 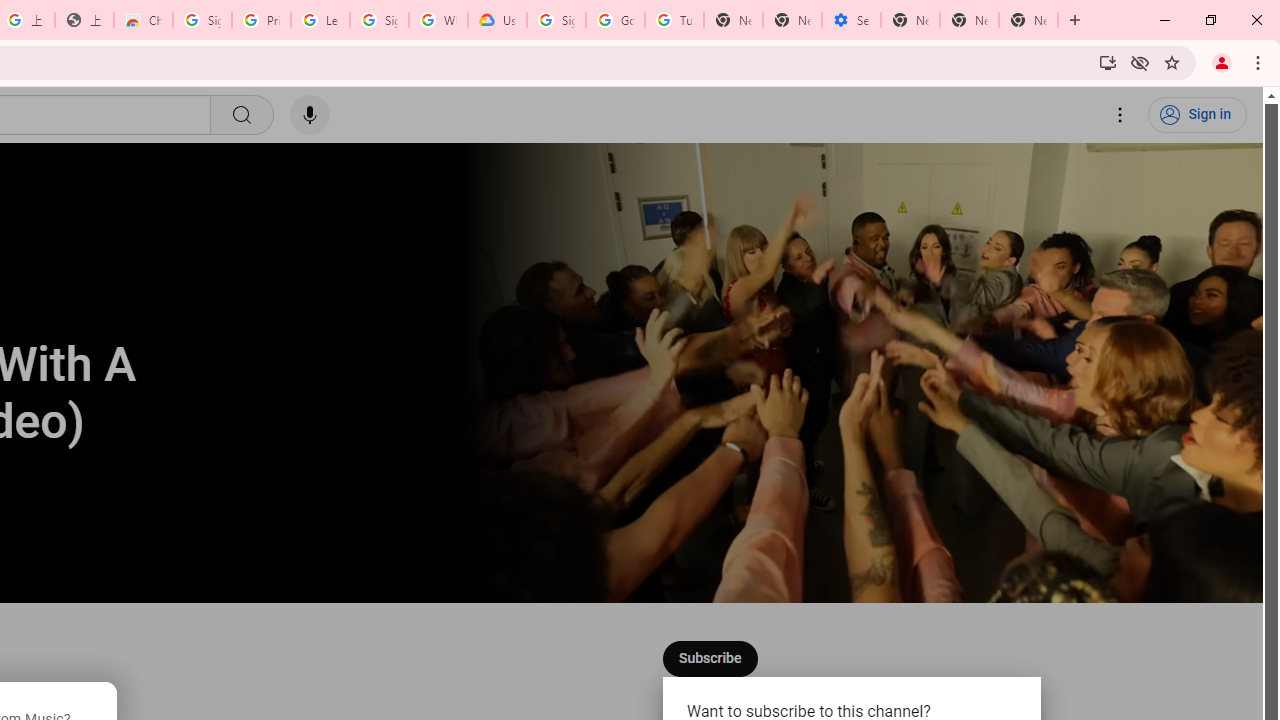 What do you see at coordinates (851, 20) in the screenshot?
I see `'Settings - Addresses and more'` at bounding box center [851, 20].